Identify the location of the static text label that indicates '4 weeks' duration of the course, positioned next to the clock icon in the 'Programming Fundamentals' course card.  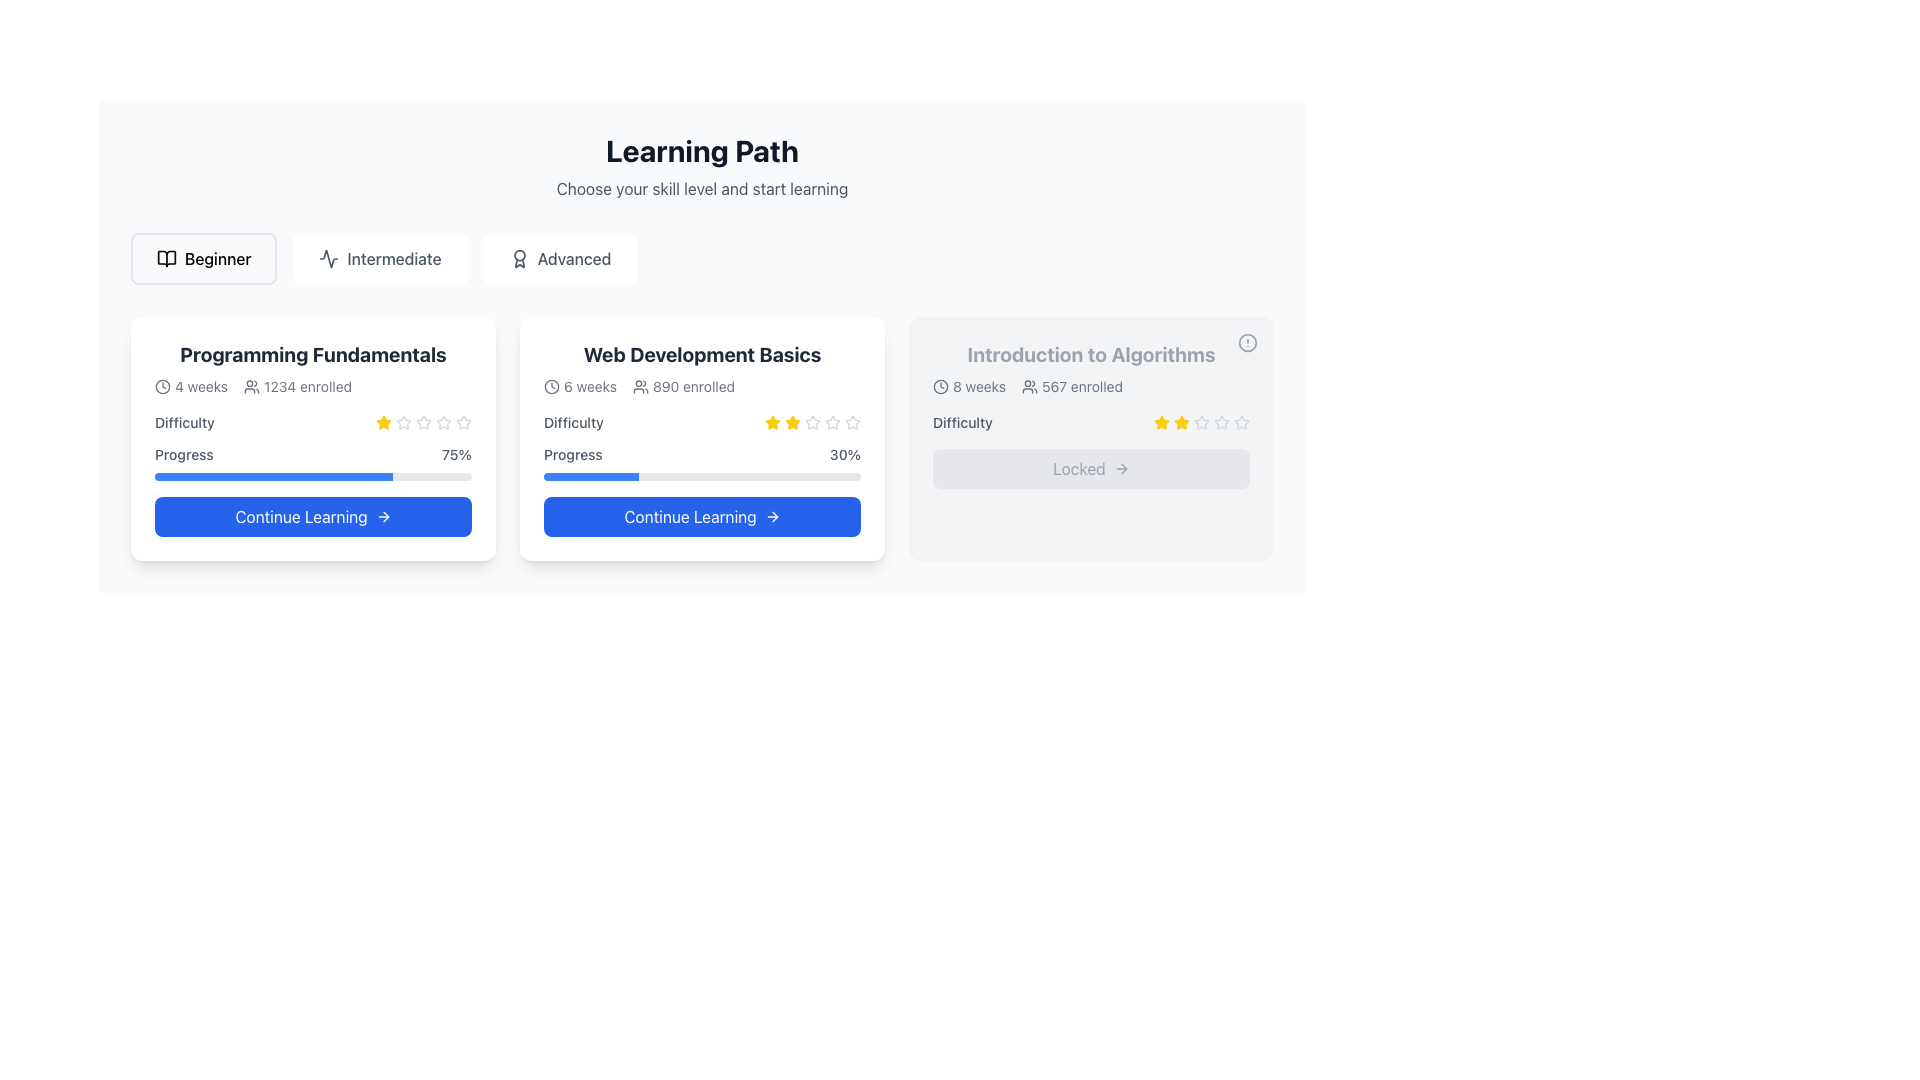
(201, 386).